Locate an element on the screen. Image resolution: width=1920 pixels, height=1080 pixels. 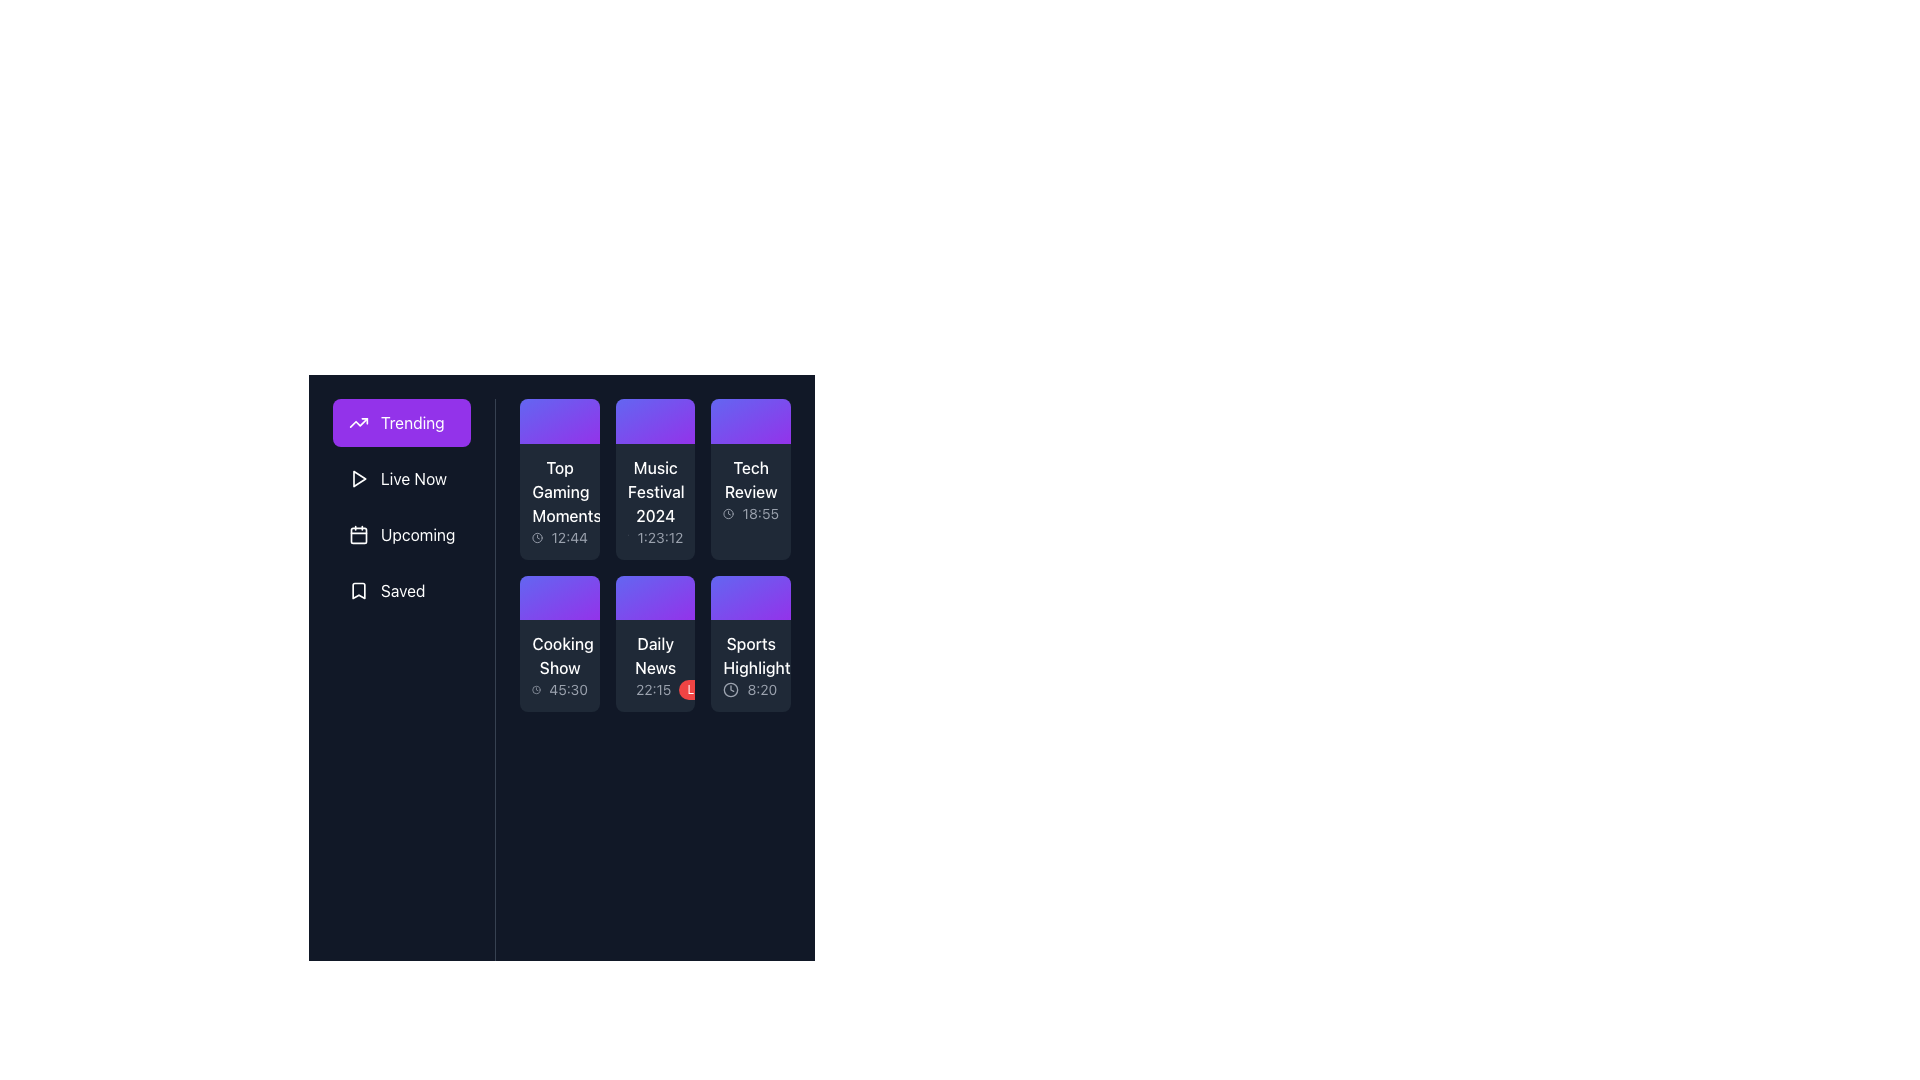
the decorative gradient background of the 'Sports Highlights' card located at the top section, which transitions from deep indigo to vibrant purple is located at coordinates (750, 597).